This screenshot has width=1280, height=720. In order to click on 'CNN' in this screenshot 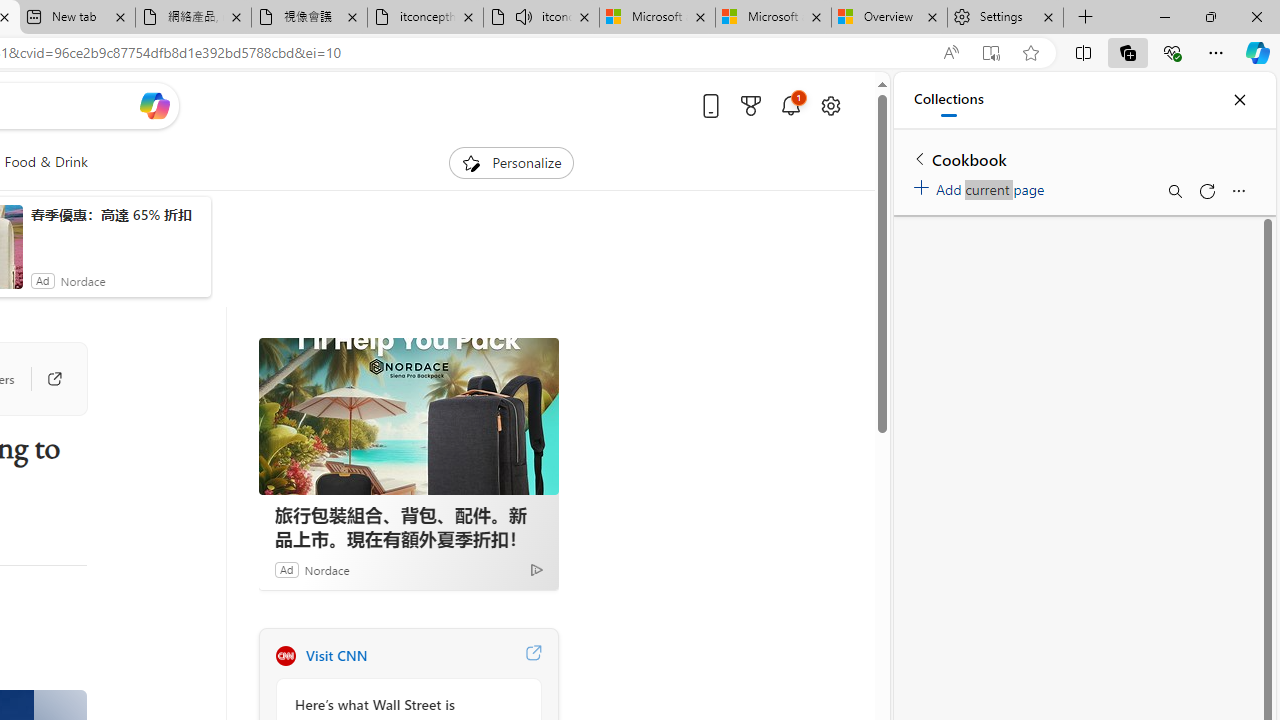, I will do `click(284, 655)`.